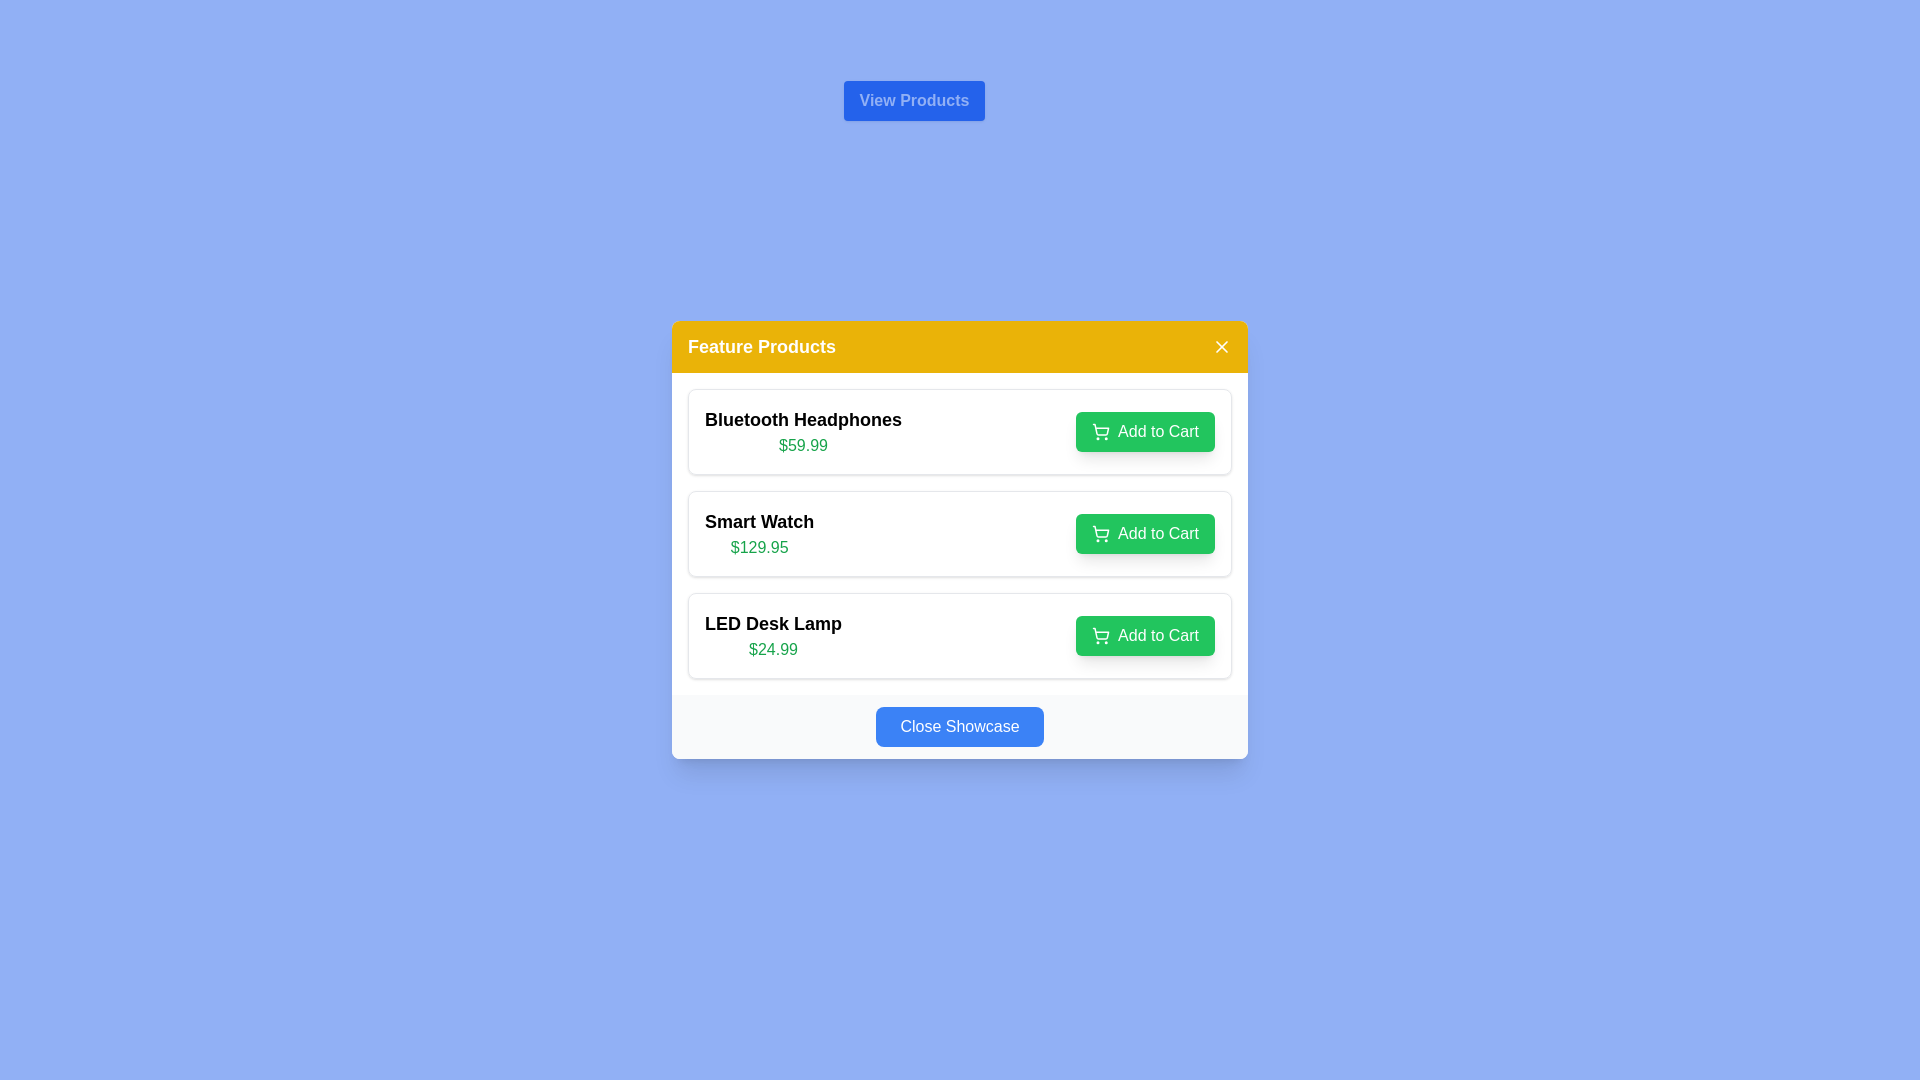 This screenshot has height=1080, width=1920. What do you see at coordinates (1221, 346) in the screenshot?
I see `the close icon represented by an 'X' shape located at the top-right corner of the yellow header labeled 'Feature Products'` at bounding box center [1221, 346].